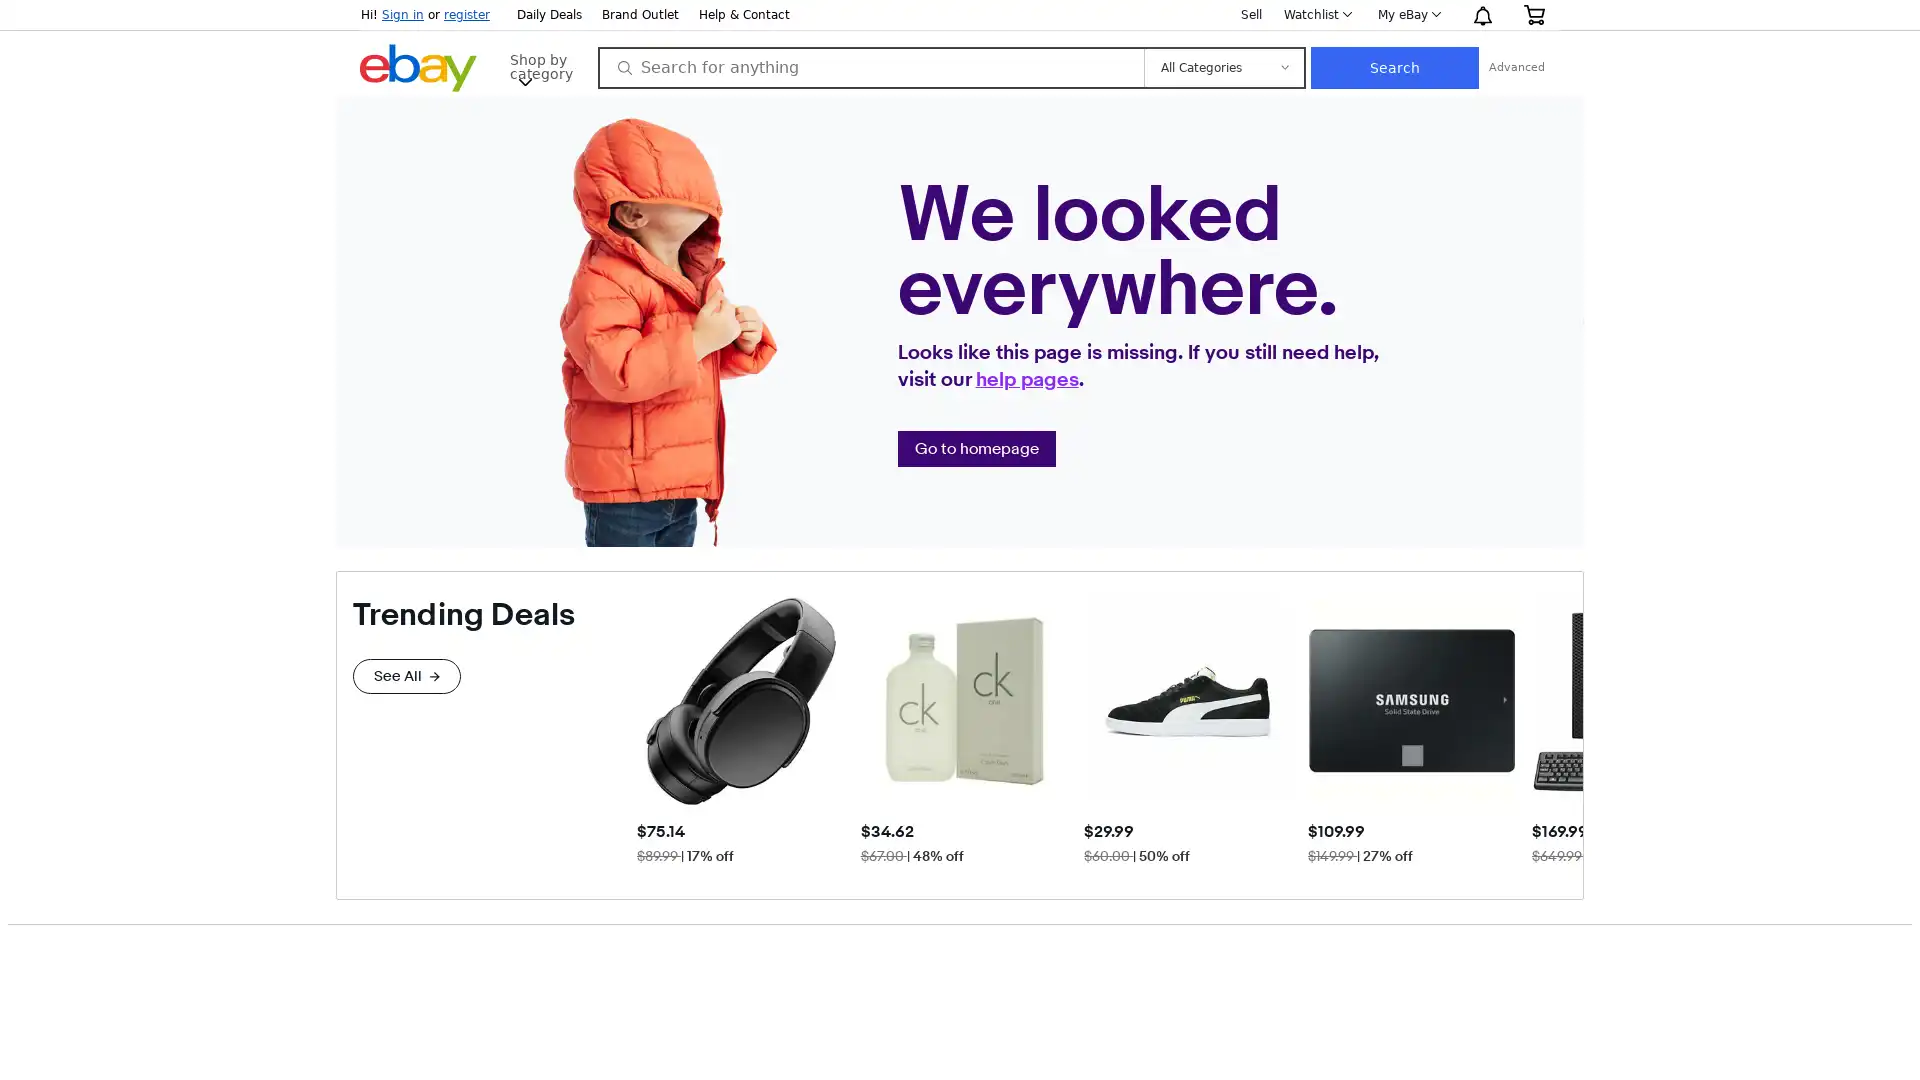  I want to click on Next Slide, so click(1565, 729).